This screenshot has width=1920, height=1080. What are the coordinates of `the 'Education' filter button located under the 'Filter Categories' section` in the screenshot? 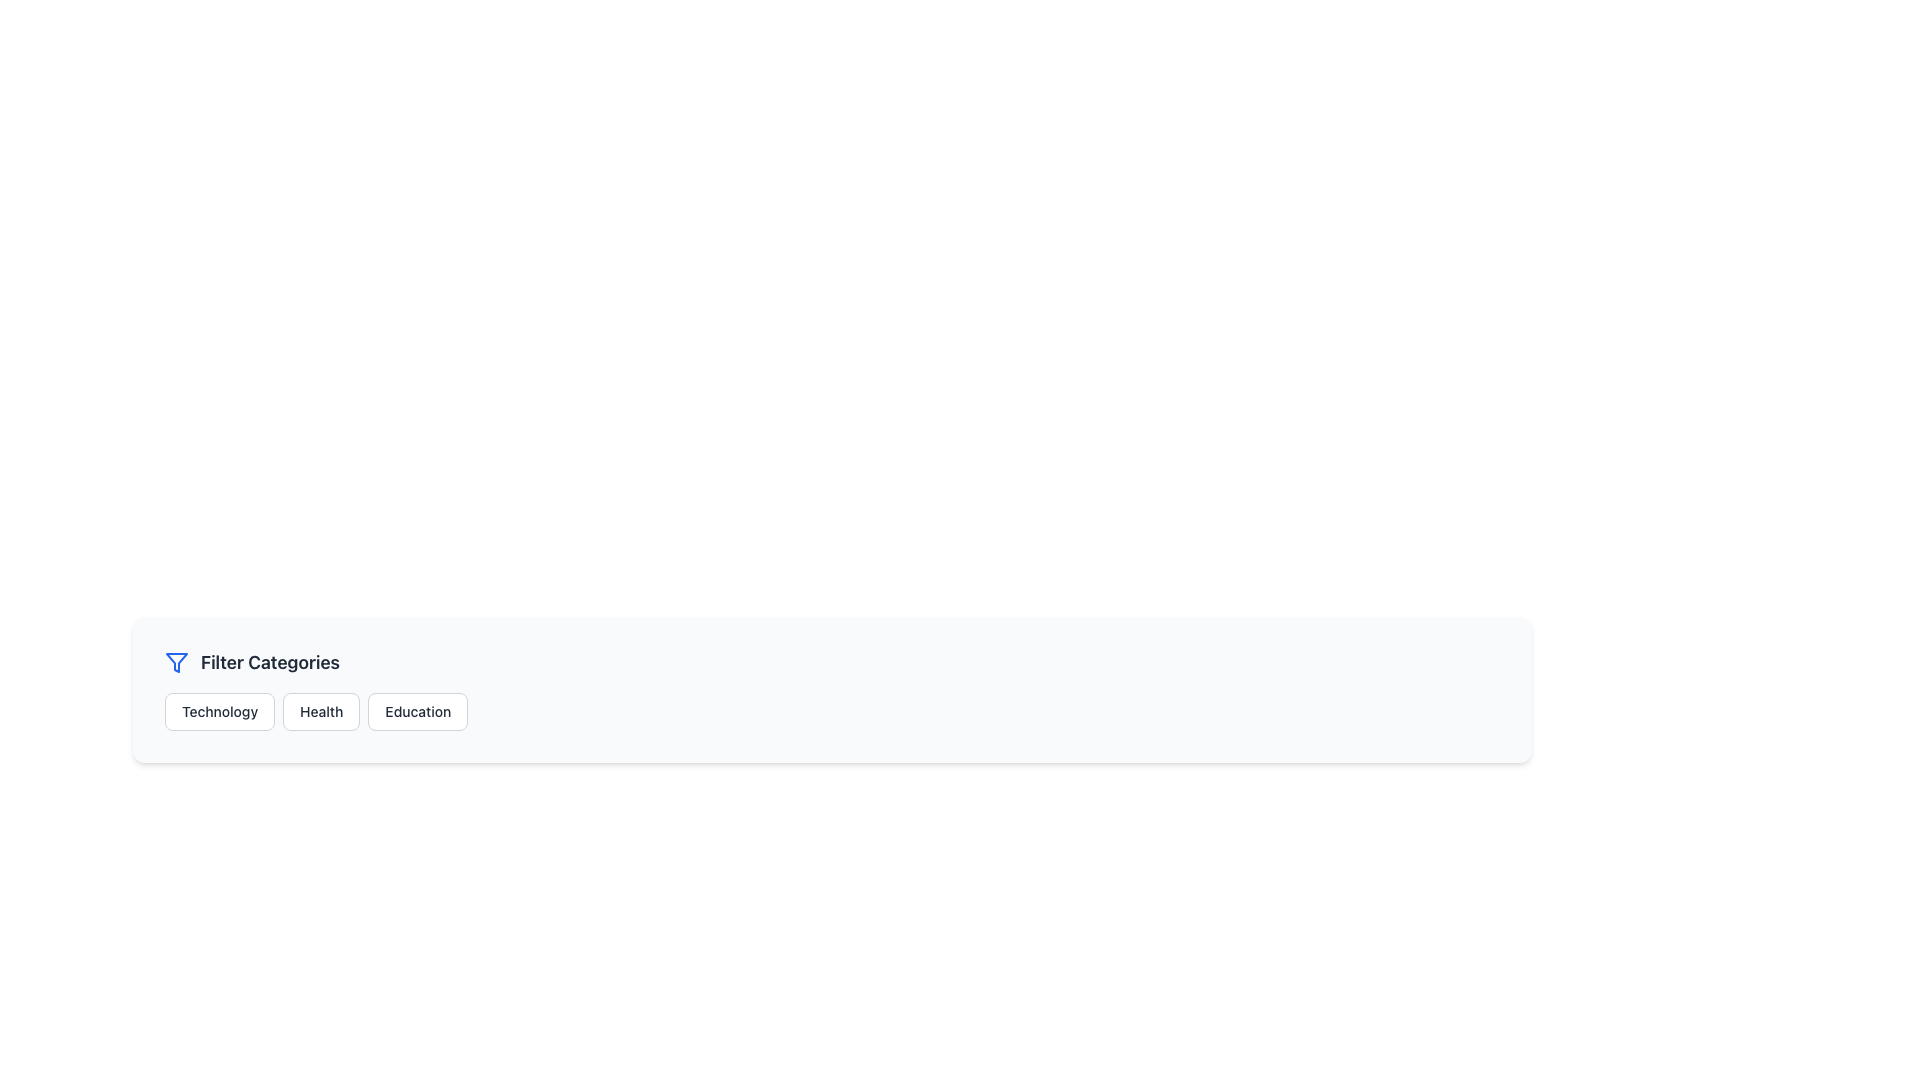 It's located at (417, 711).